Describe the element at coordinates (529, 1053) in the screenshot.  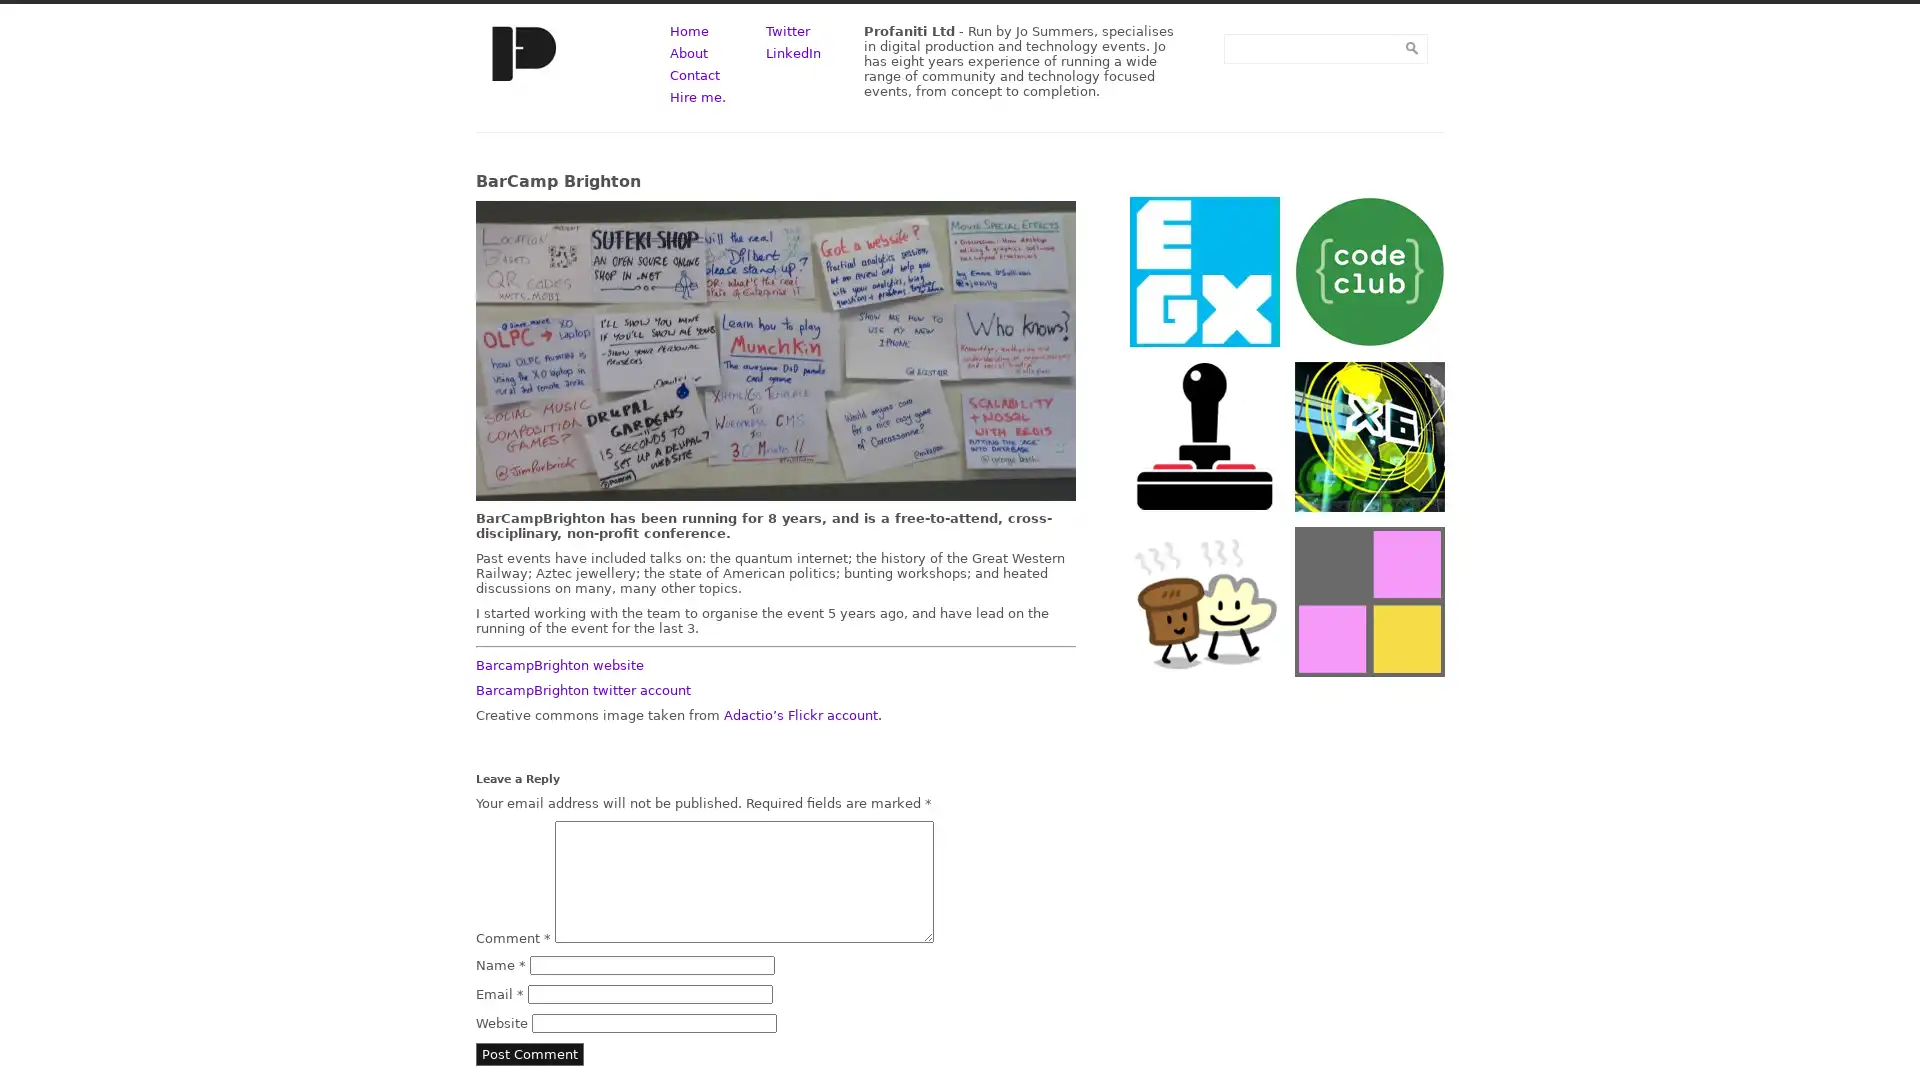
I see `Post Comment` at that location.